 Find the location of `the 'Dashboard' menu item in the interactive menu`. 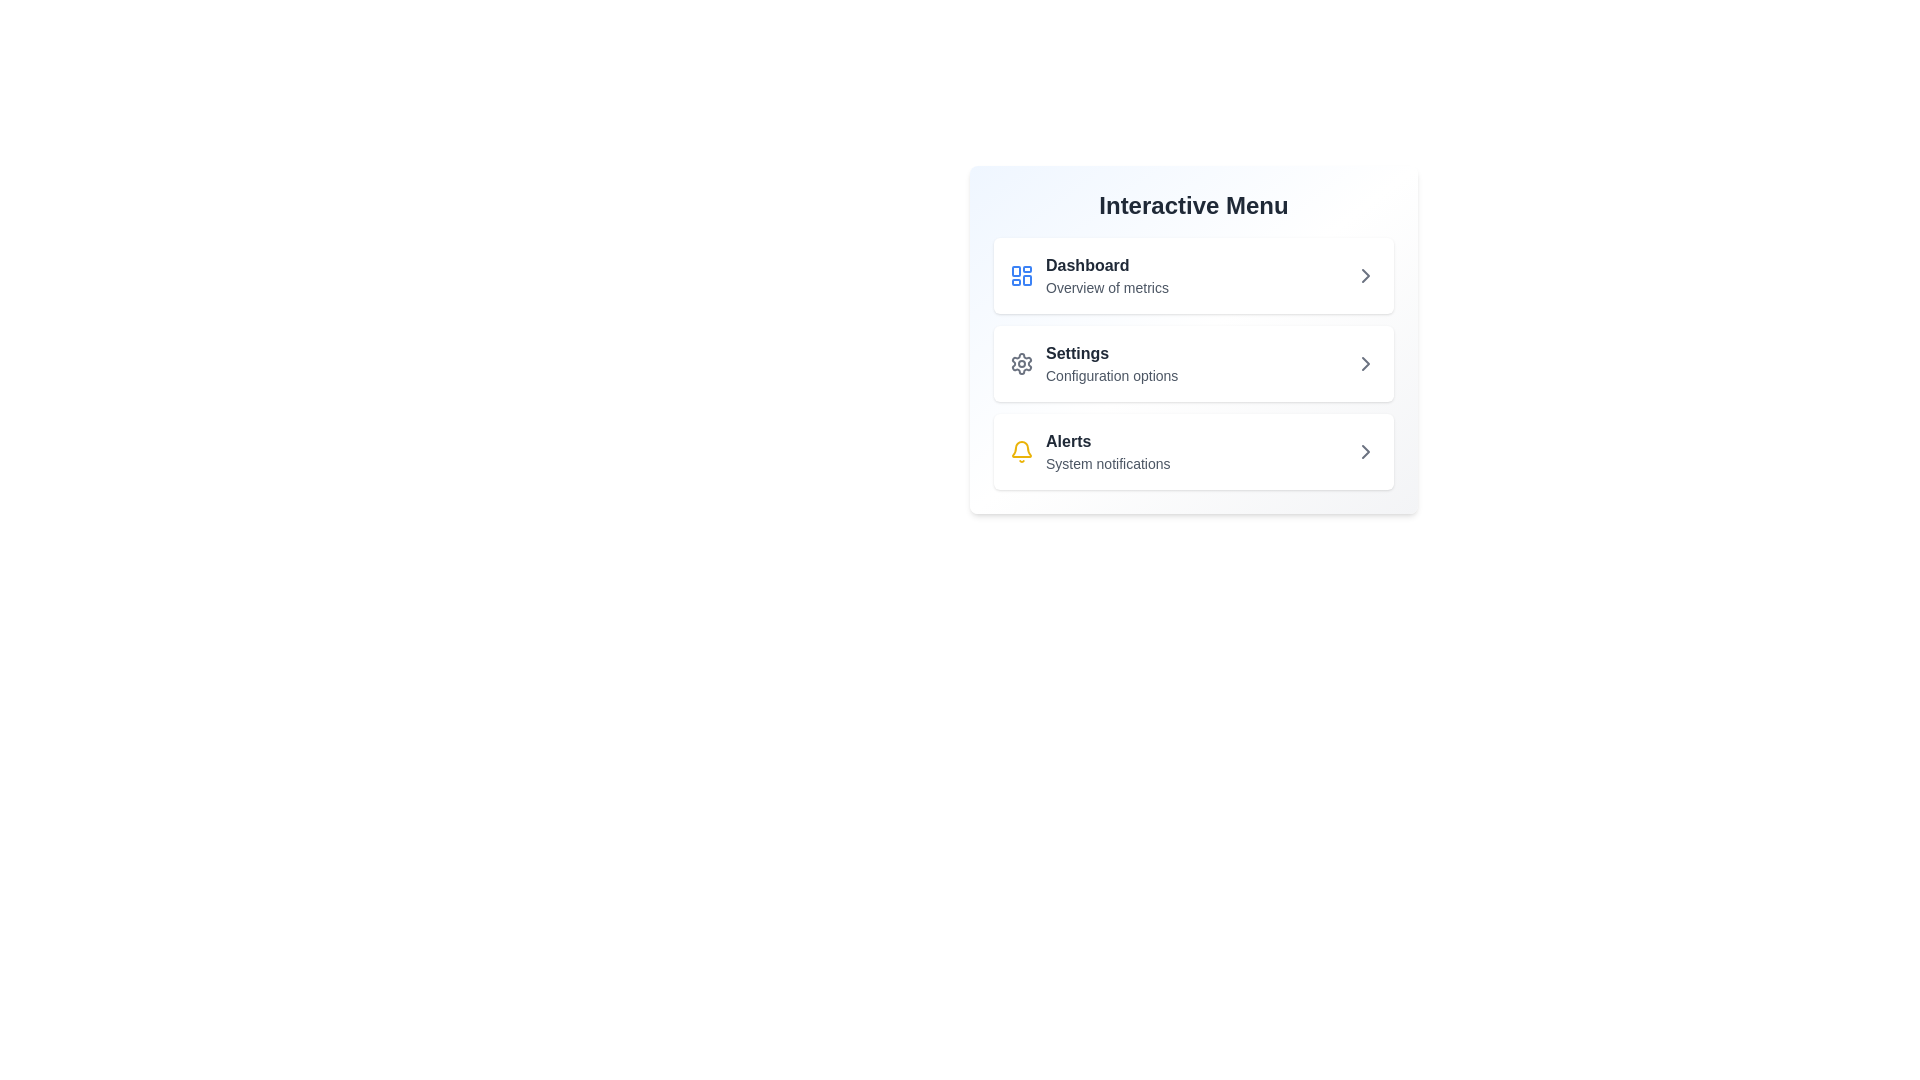

the 'Dashboard' menu item in the interactive menu is located at coordinates (1194, 276).